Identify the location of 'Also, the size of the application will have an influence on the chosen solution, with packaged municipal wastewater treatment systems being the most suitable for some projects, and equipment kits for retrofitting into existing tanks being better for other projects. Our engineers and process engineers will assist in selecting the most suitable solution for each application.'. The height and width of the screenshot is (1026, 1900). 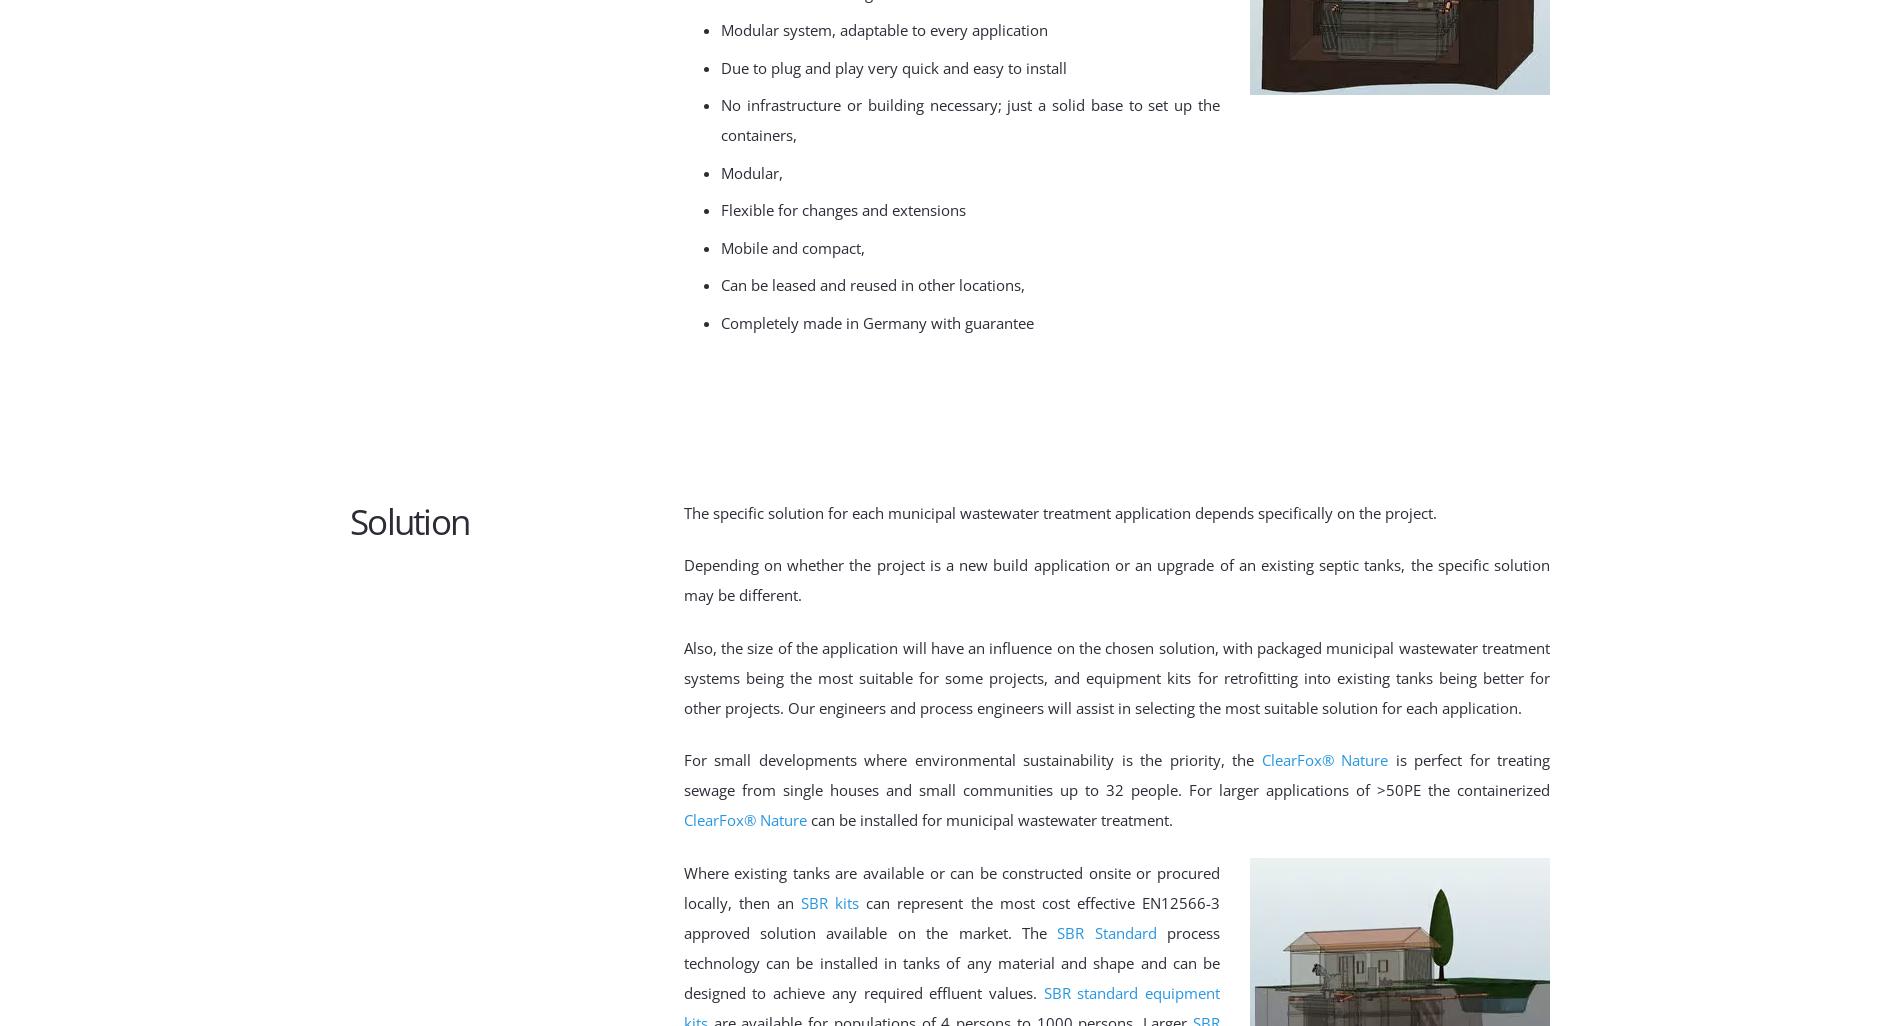
(1116, 675).